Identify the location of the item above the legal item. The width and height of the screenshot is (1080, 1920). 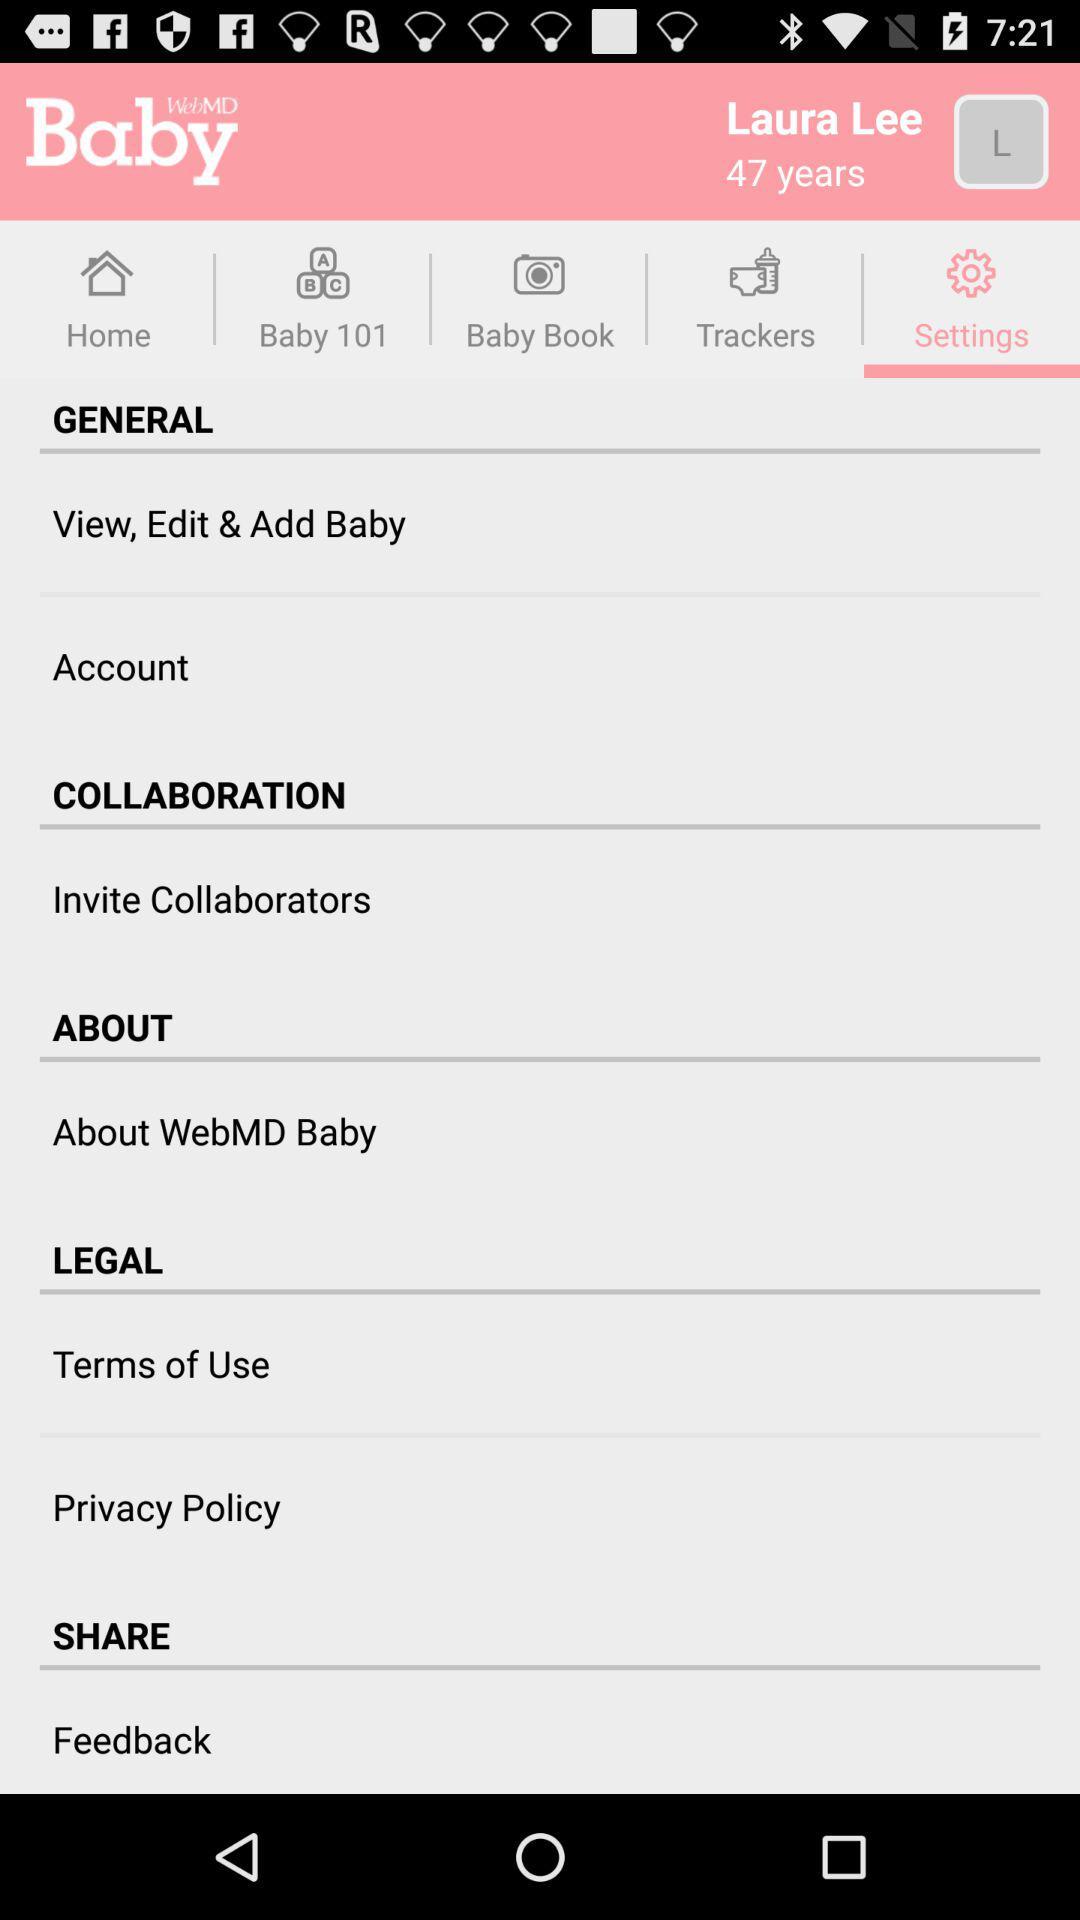
(214, 1131).